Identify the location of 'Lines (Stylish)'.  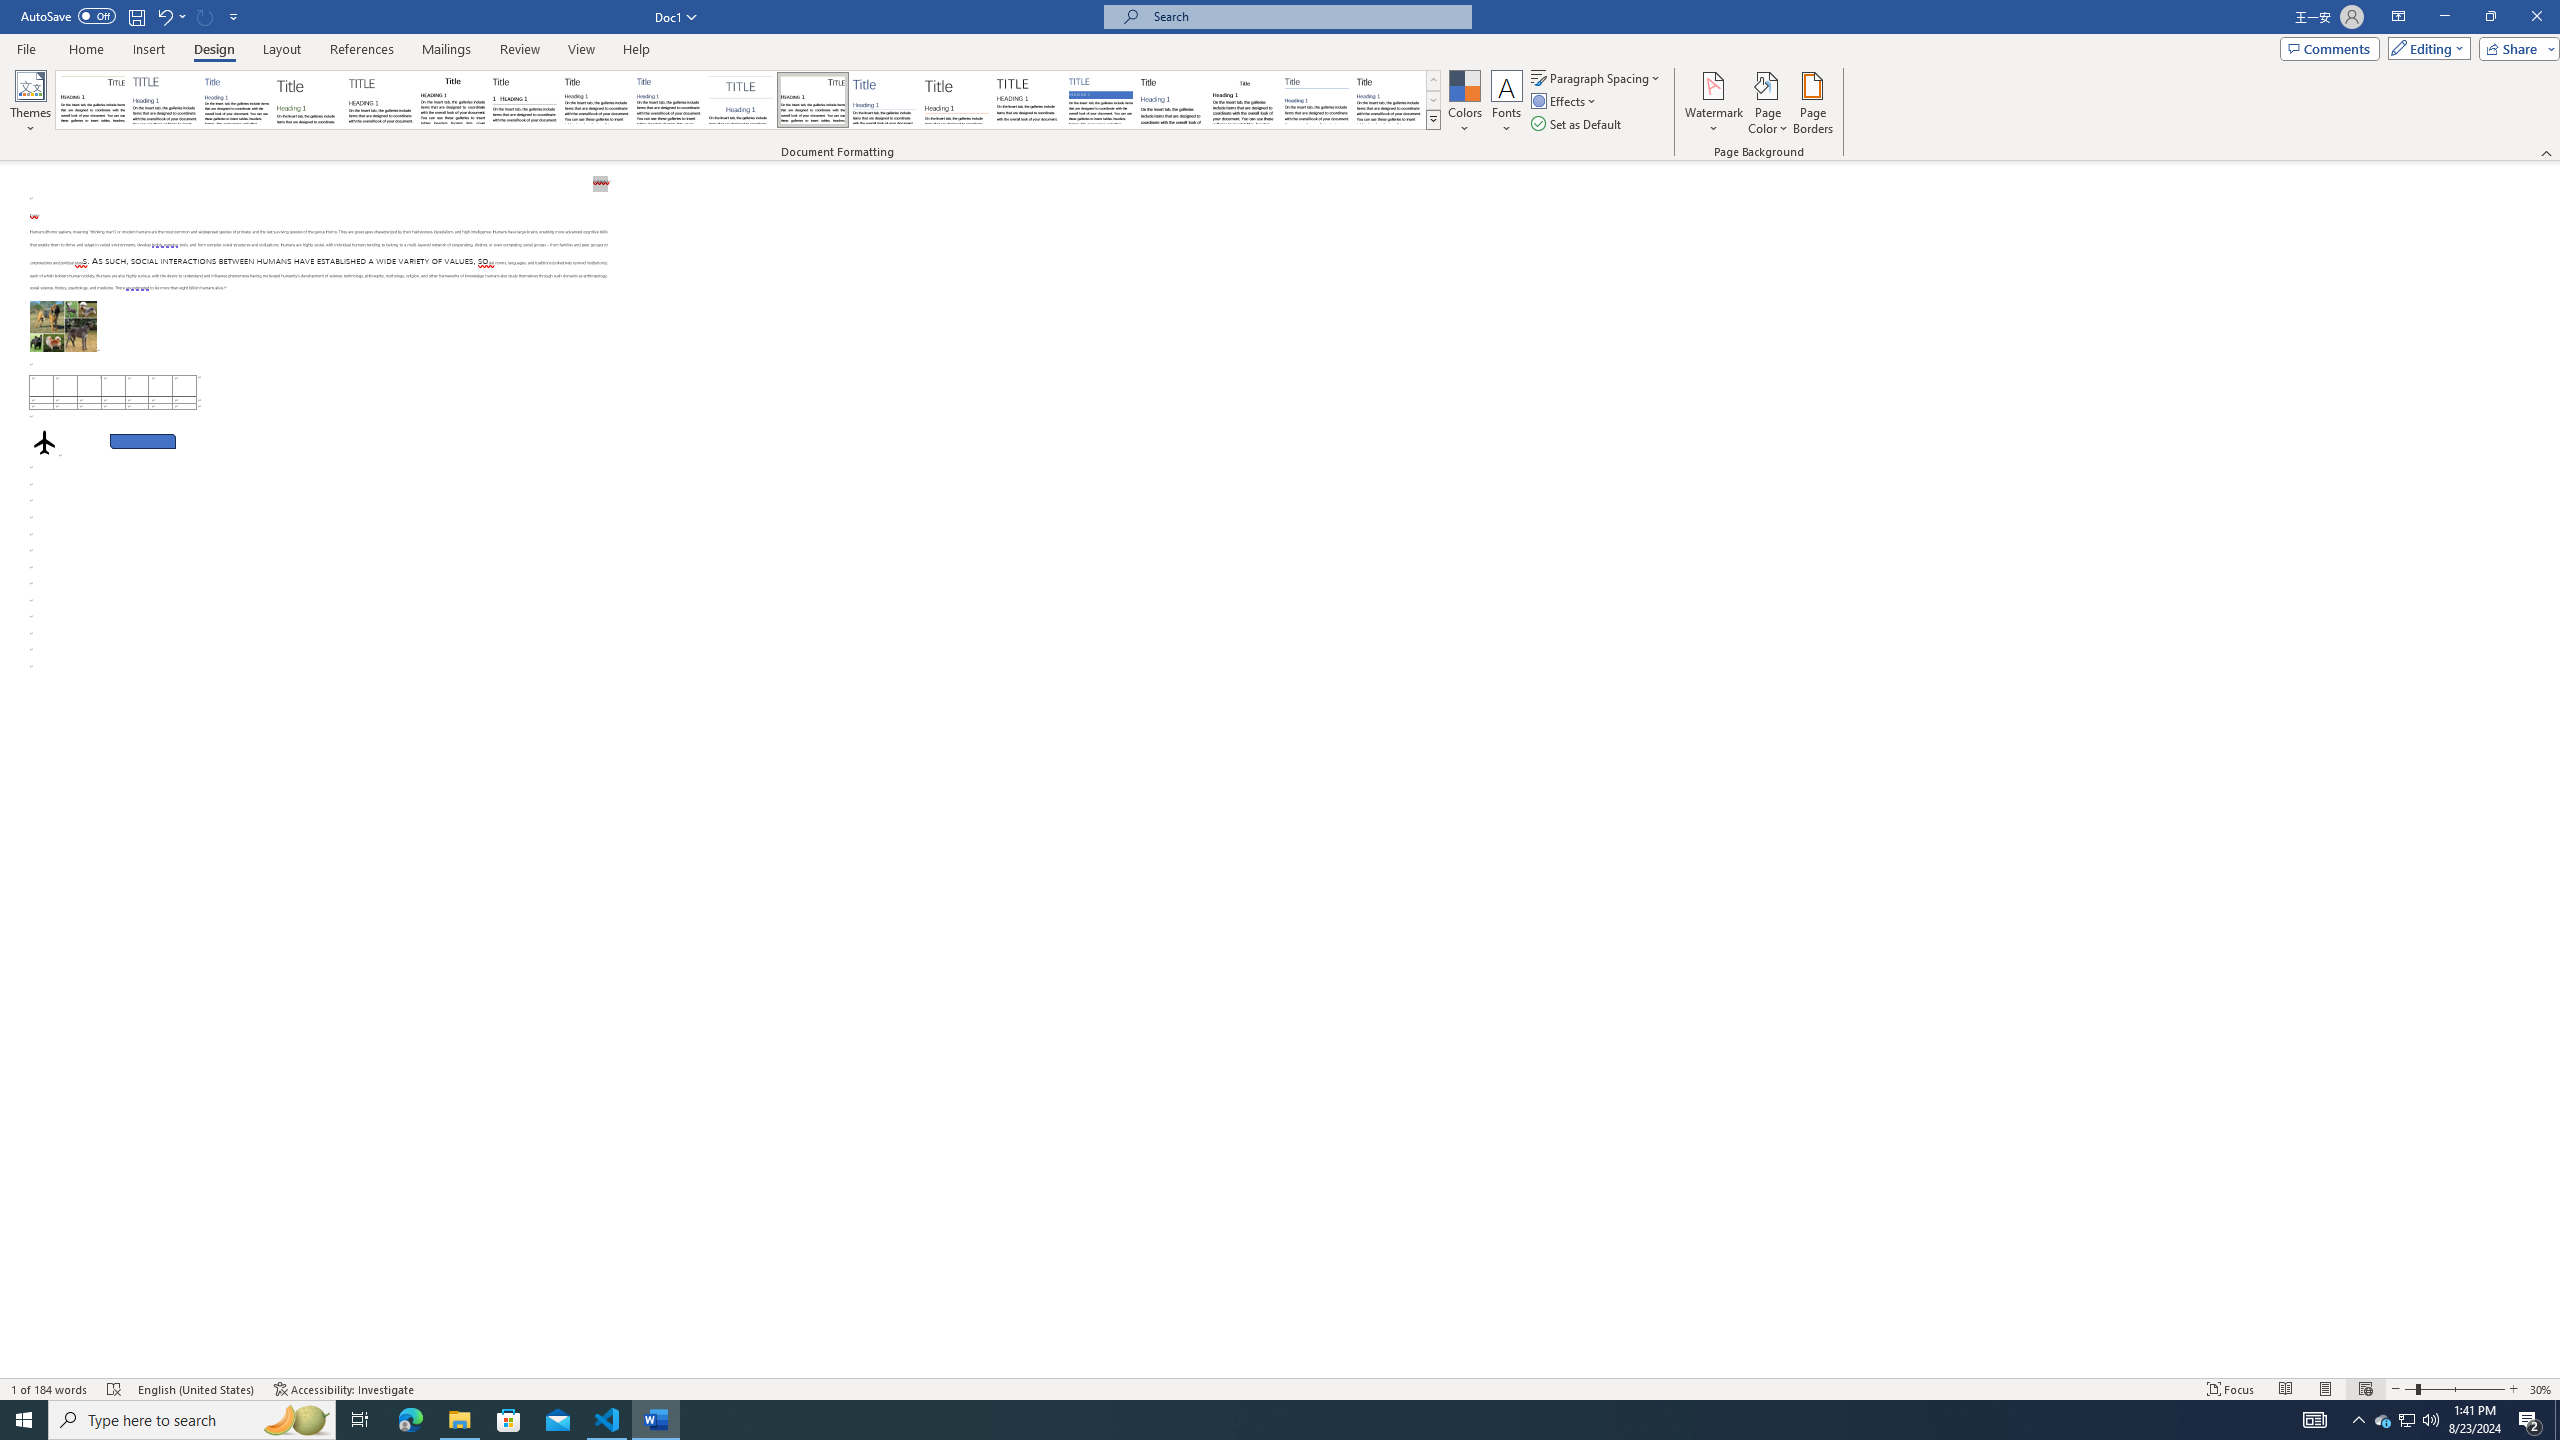
(957, 99).